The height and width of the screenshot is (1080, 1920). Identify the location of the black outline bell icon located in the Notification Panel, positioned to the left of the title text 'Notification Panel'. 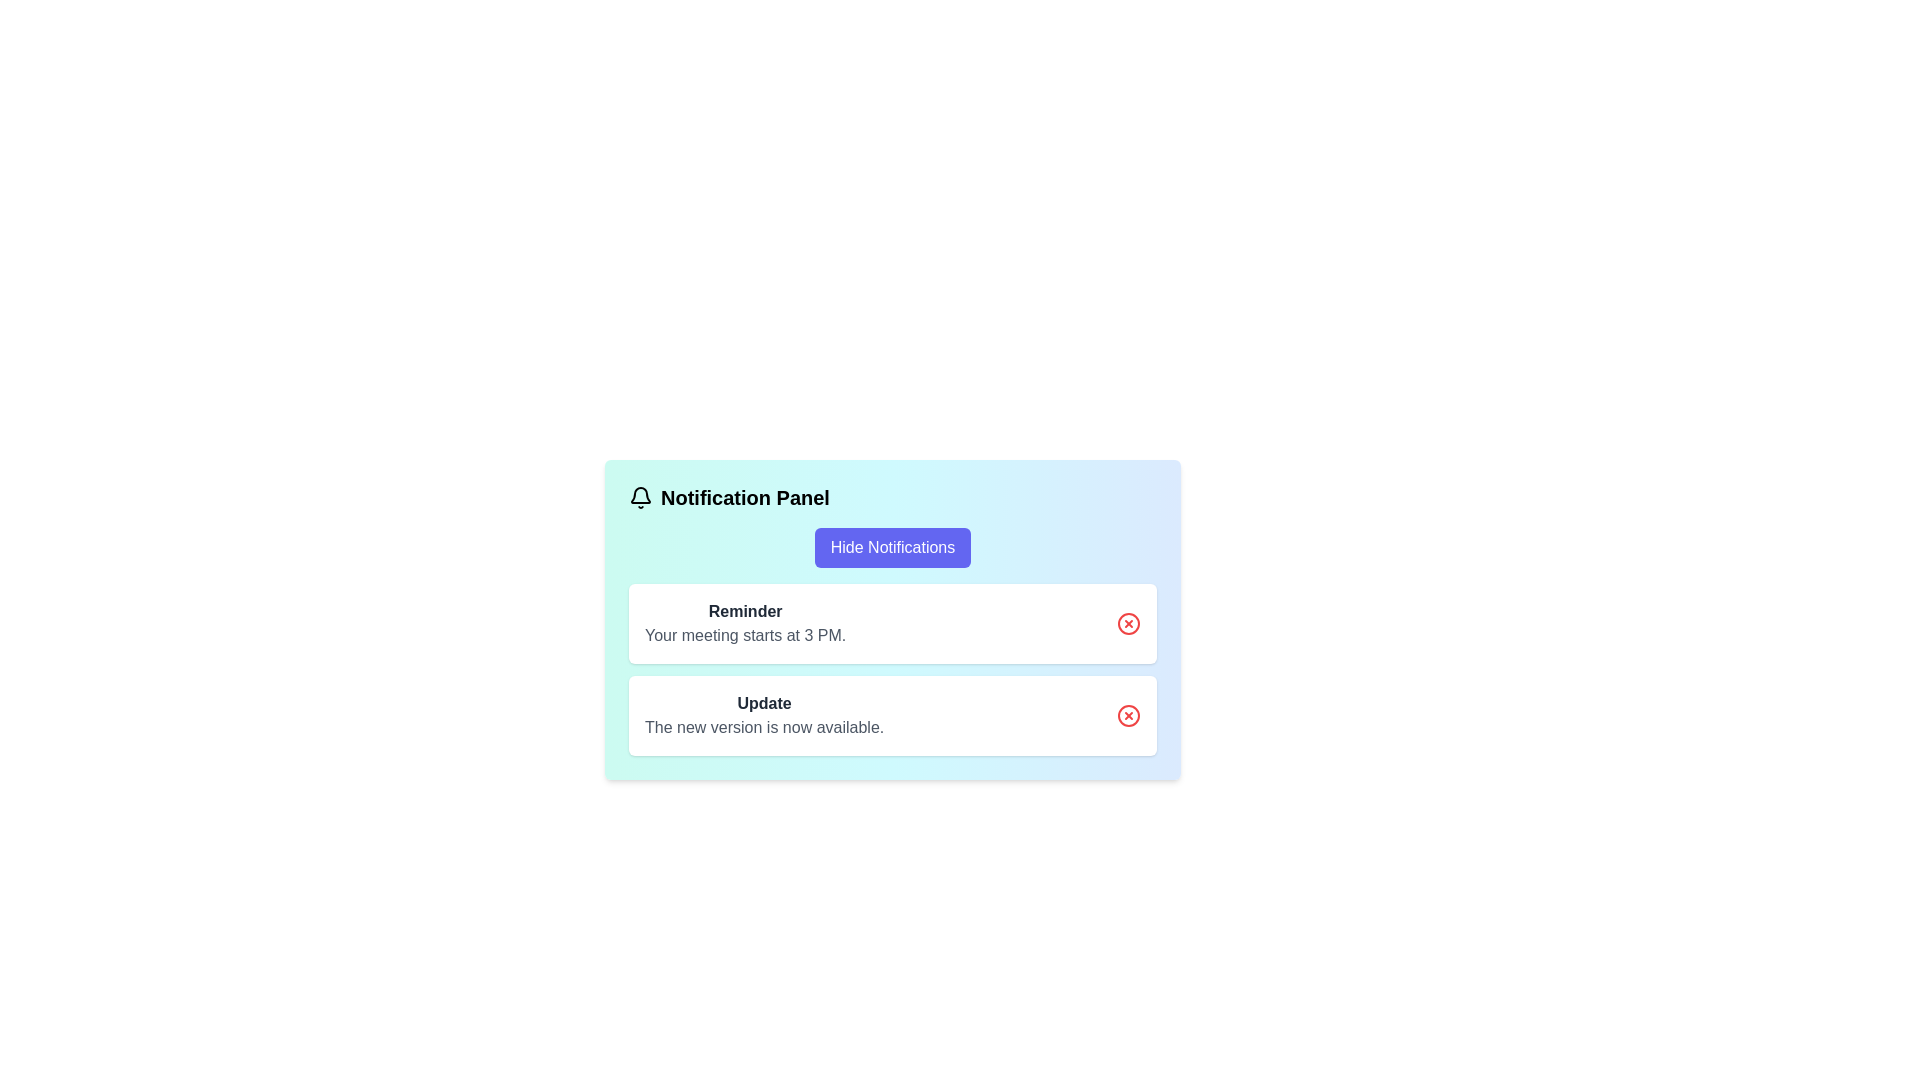
(641, 496).